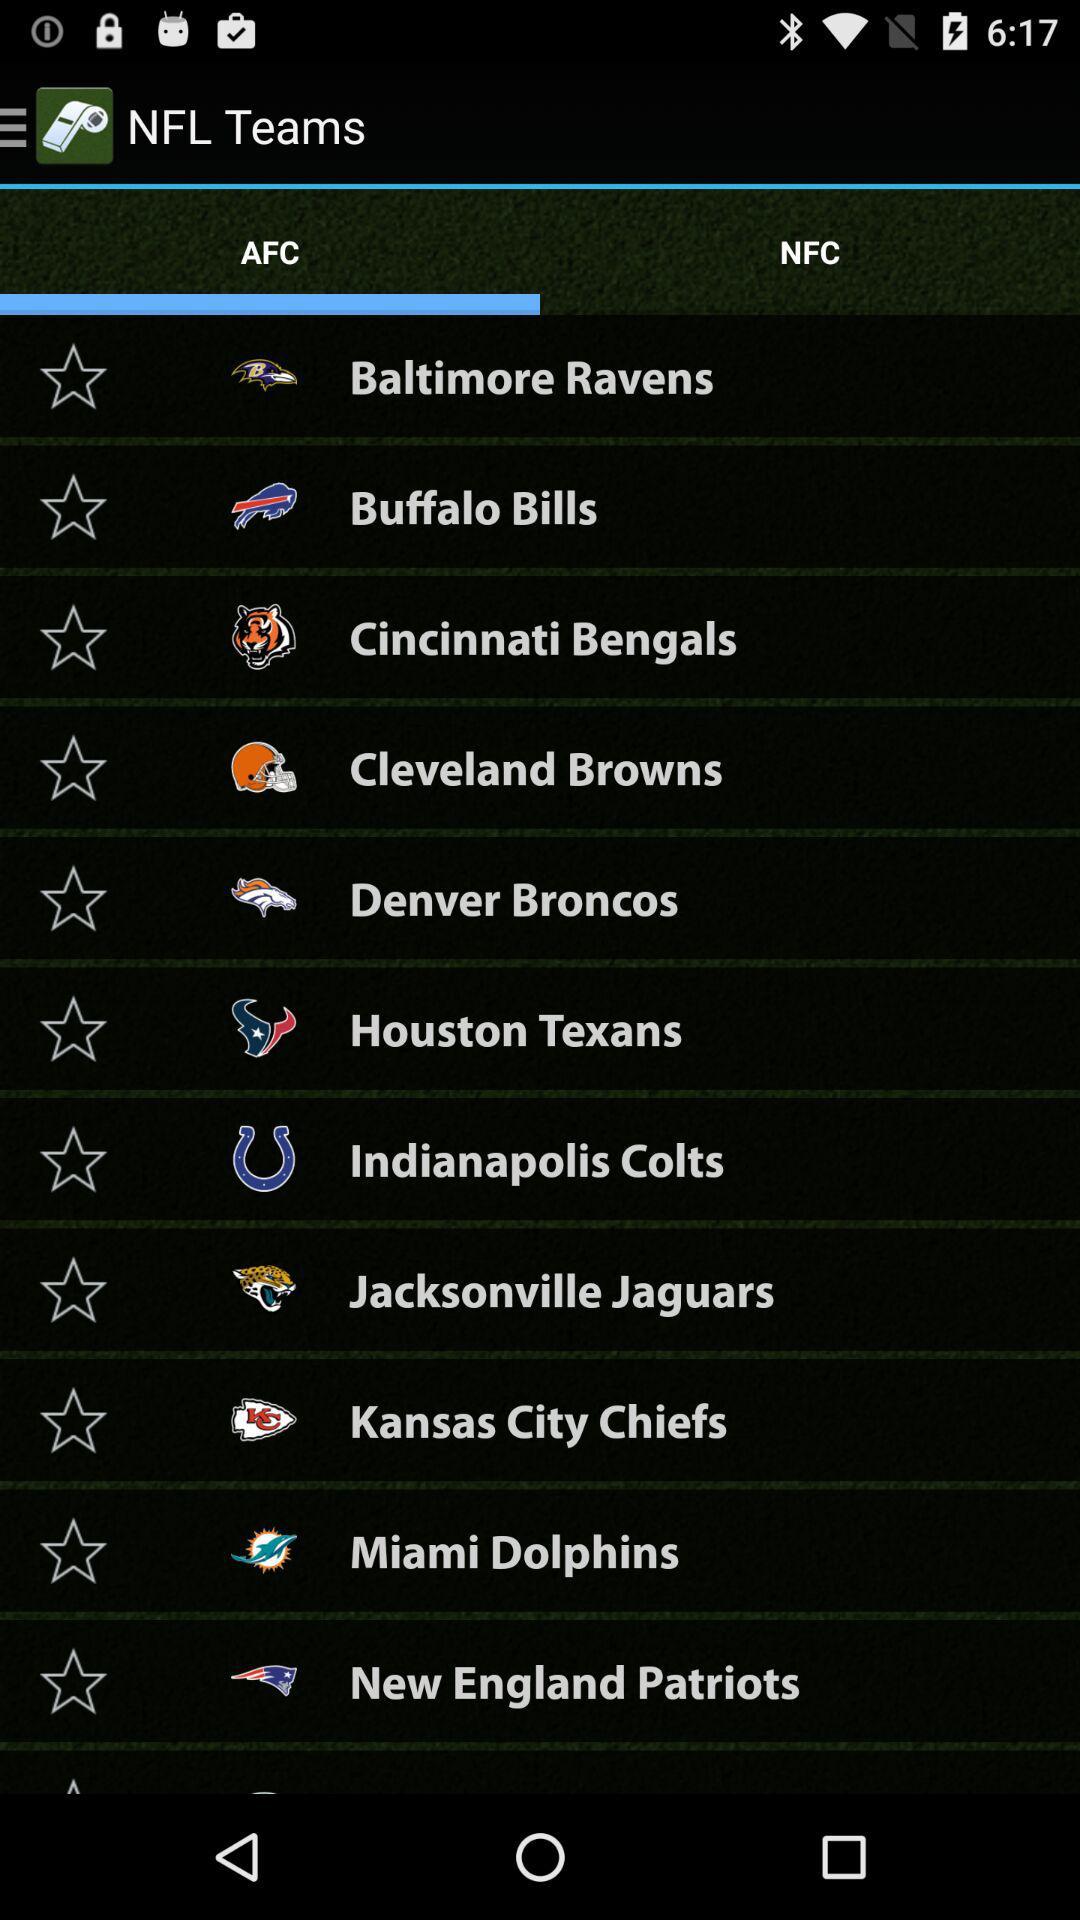  What do you see at coordinates (72, 1549) in the screenshot?
I see `the miami dolphins` at bounding box center [72, 1549].